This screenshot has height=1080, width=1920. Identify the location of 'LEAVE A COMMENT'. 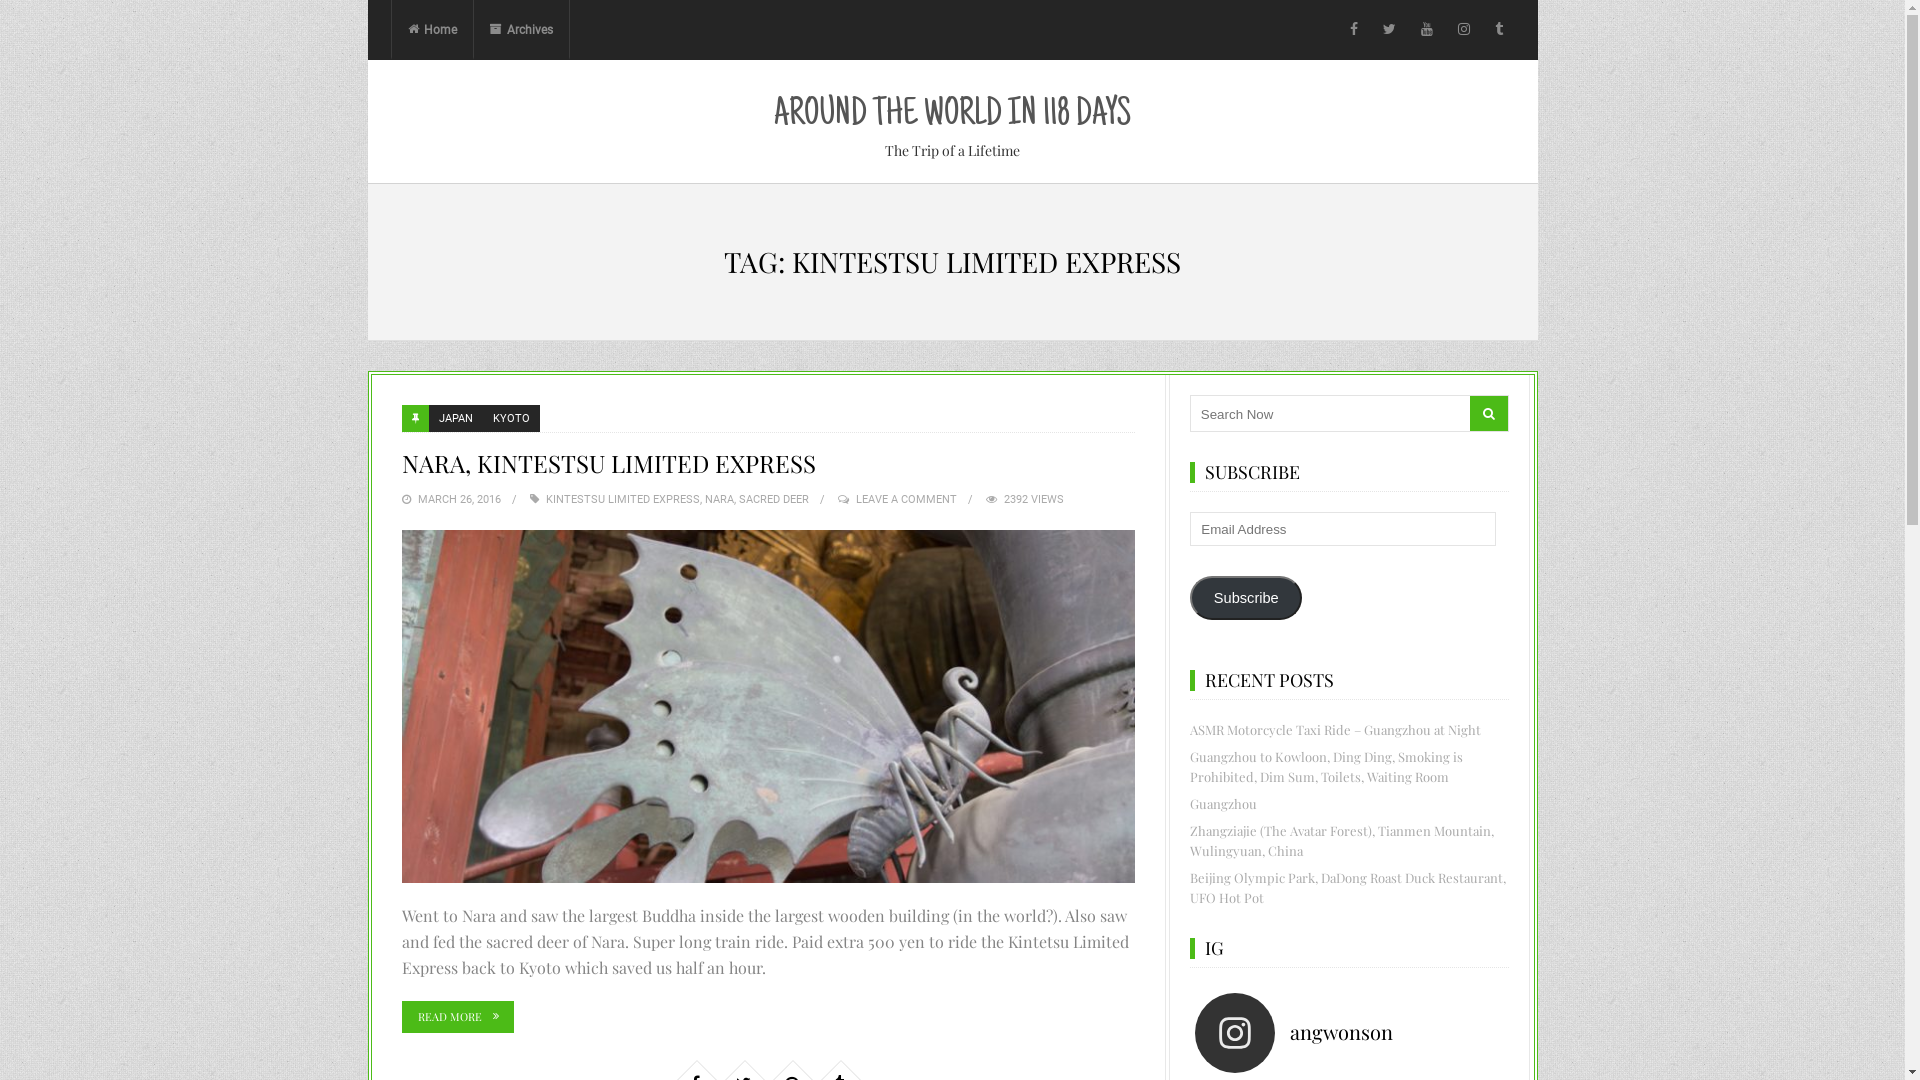
(905, 498).